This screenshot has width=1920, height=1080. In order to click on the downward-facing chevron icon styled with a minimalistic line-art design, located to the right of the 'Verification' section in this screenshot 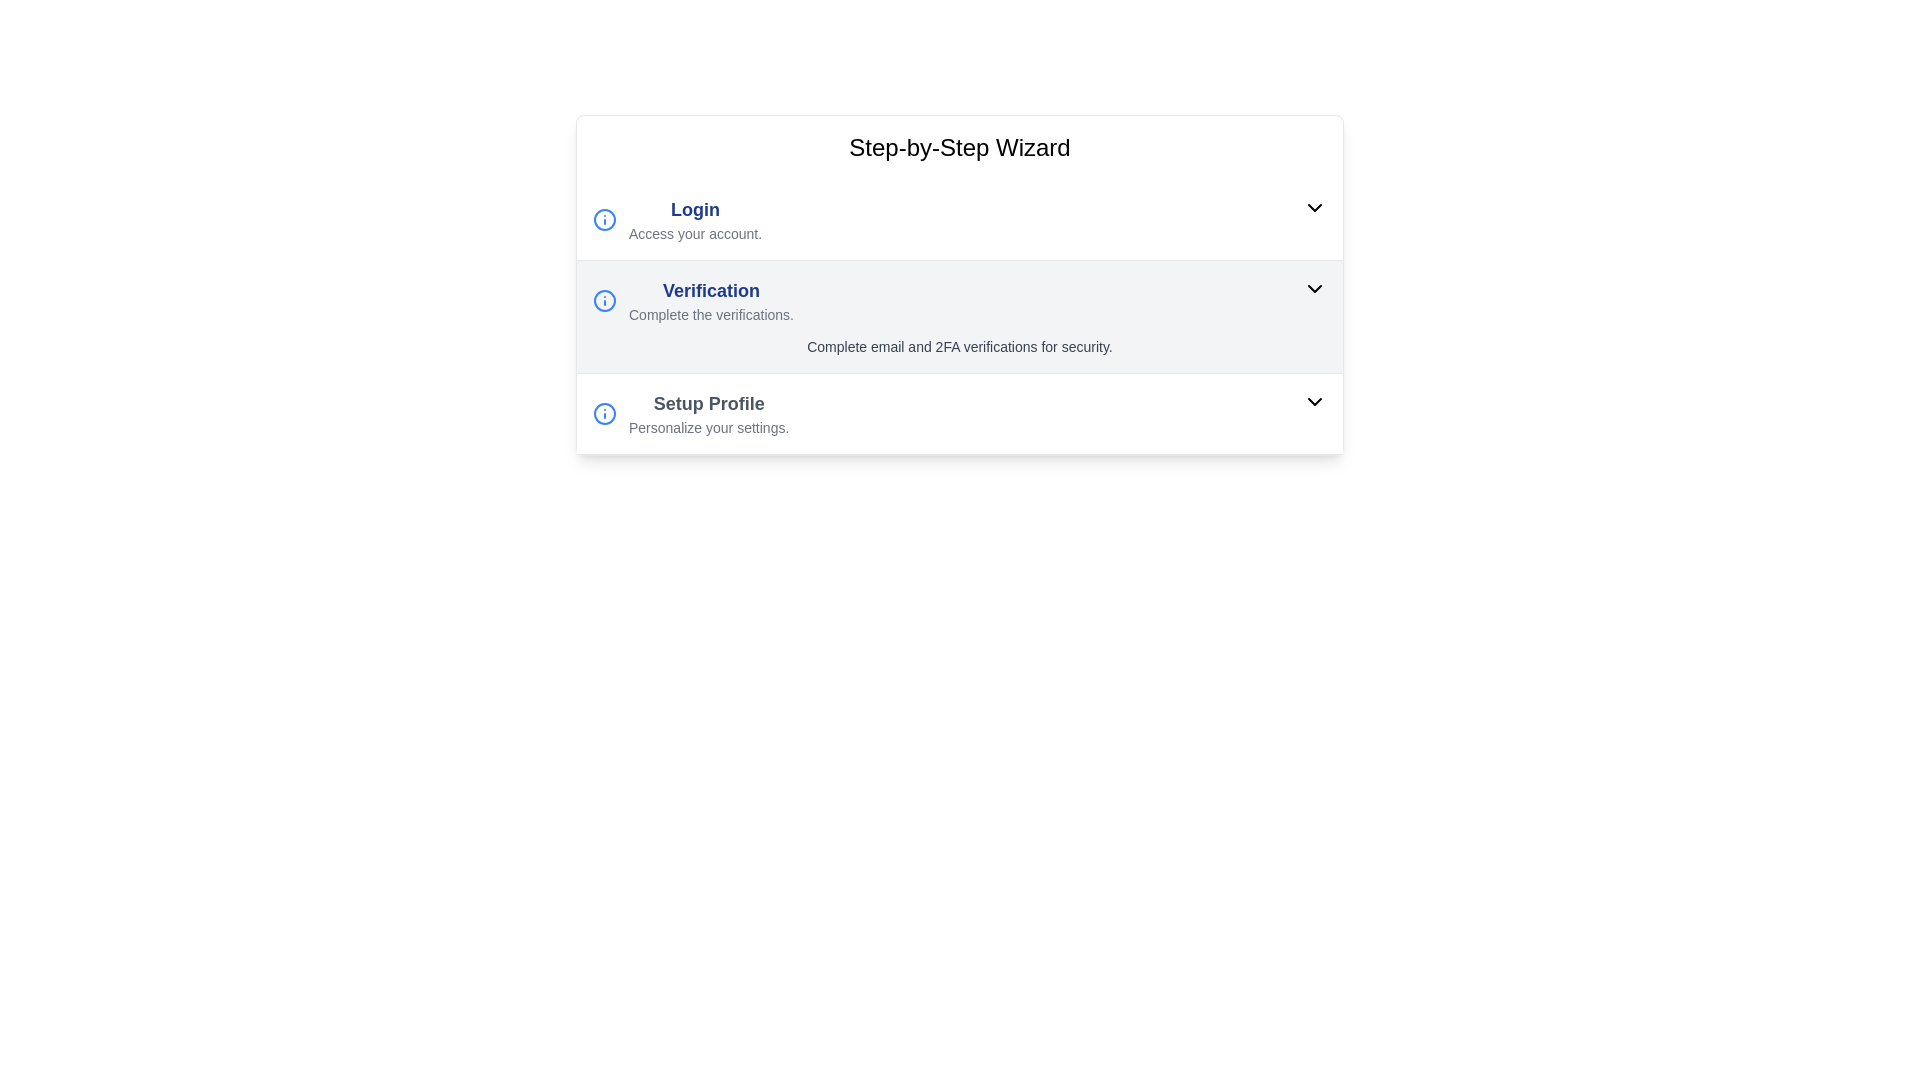, I will do `click(1315, 289)`.